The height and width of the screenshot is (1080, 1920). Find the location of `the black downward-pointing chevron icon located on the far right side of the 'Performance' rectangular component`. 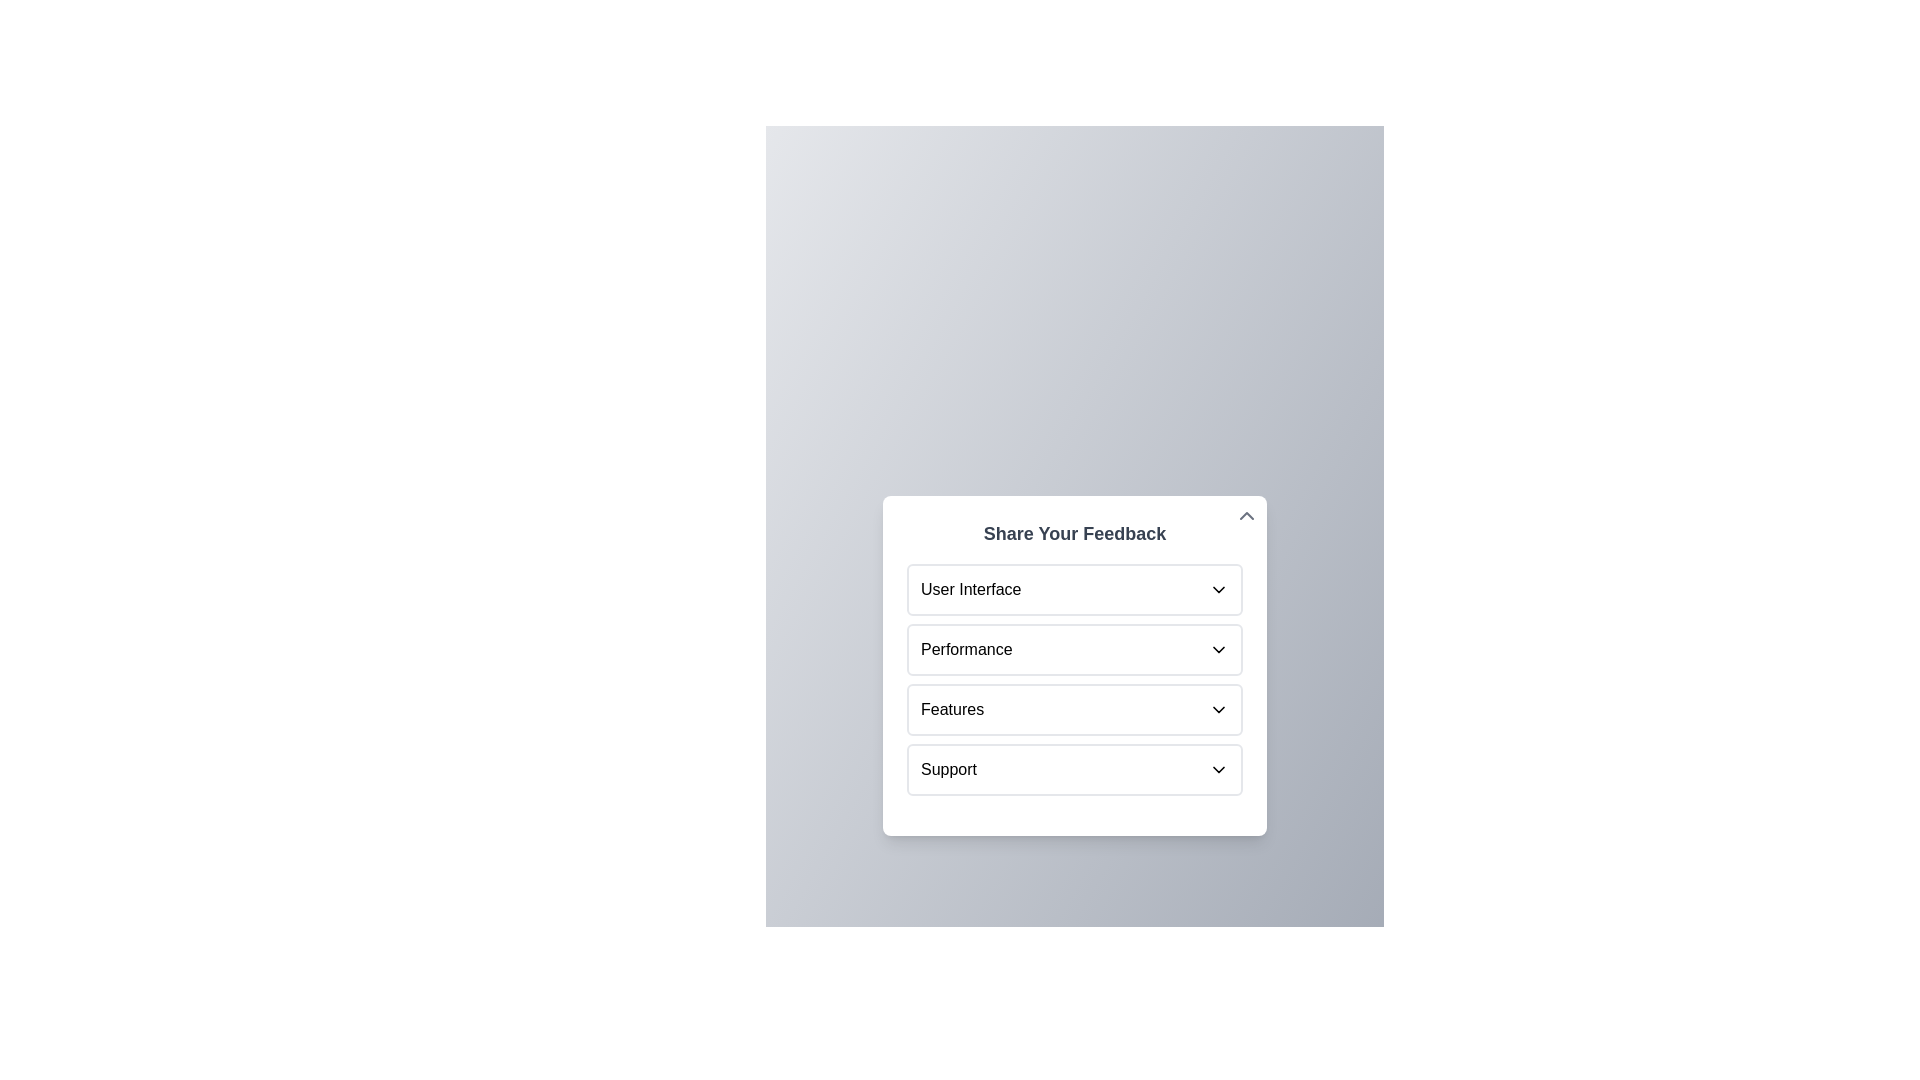

the black downward-pointing chevron icon located on the far right side of the 'Performance' rectangular component is located at coordinates (1218, 650).